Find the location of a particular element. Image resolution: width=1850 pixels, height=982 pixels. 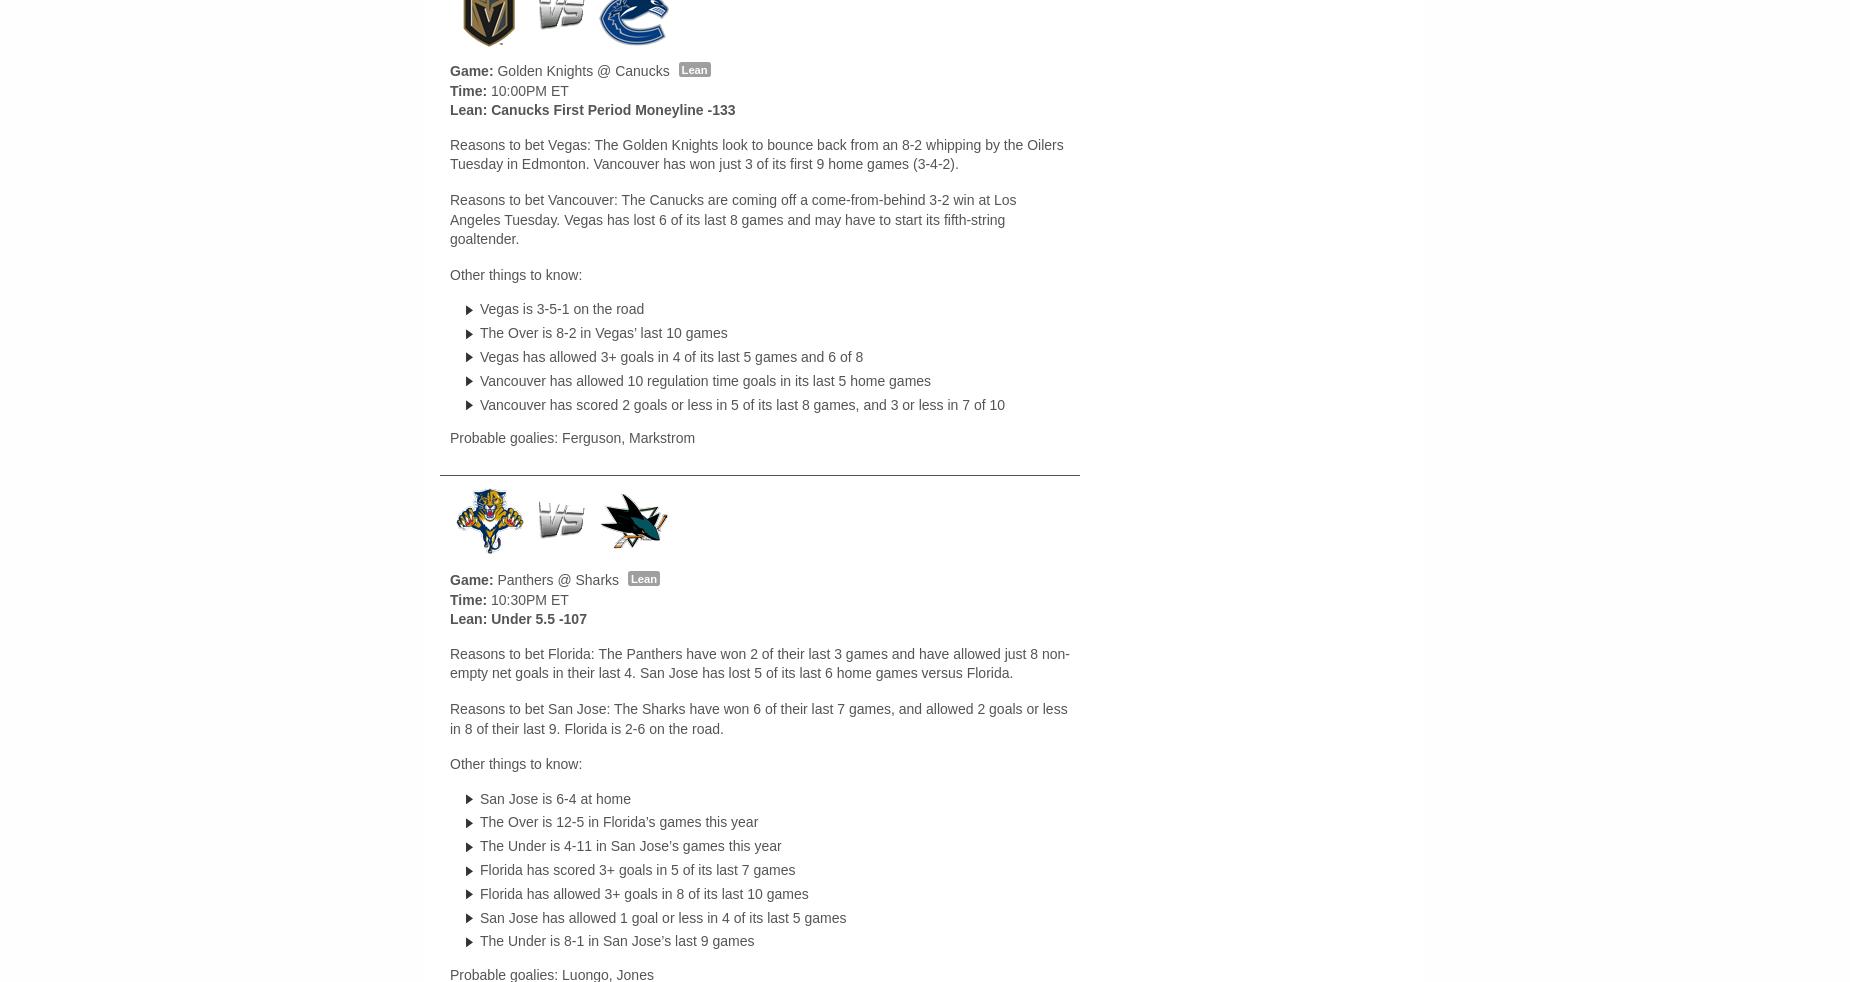

'Panthers @ Sharks' is located at coordinates (493, 577).